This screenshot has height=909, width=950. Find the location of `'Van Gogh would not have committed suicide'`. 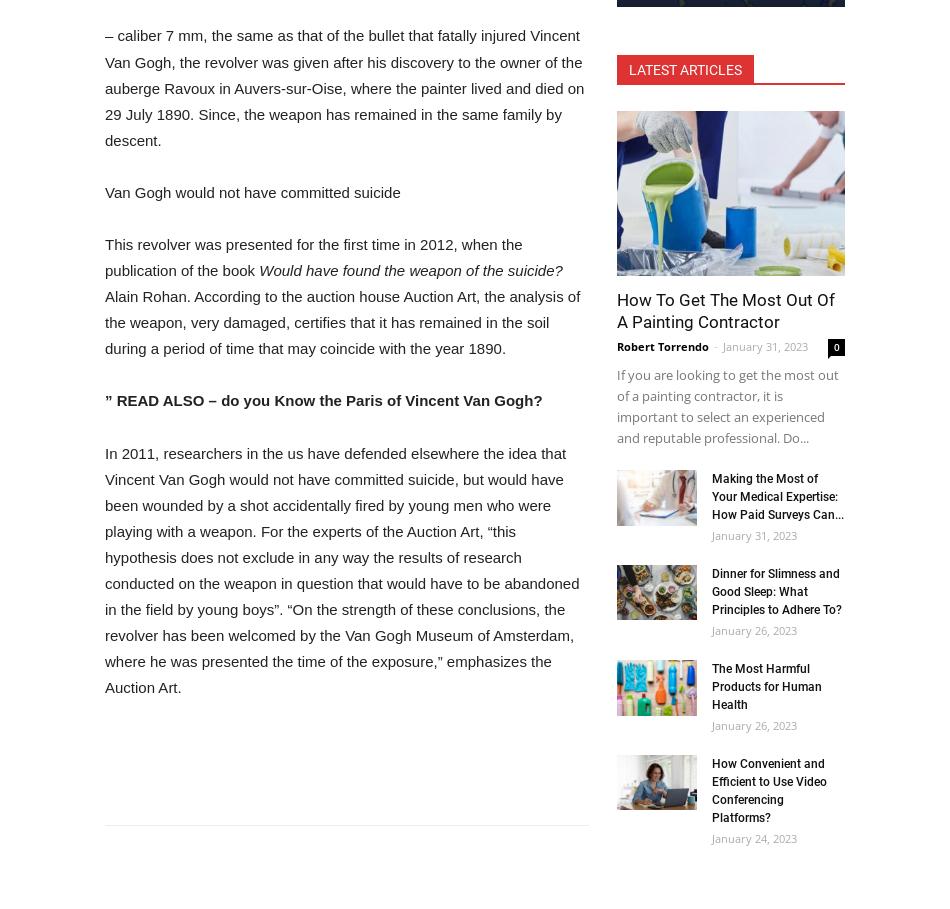

'Van Gogh would not have committed suicide' is located at coordinates (251, 191).